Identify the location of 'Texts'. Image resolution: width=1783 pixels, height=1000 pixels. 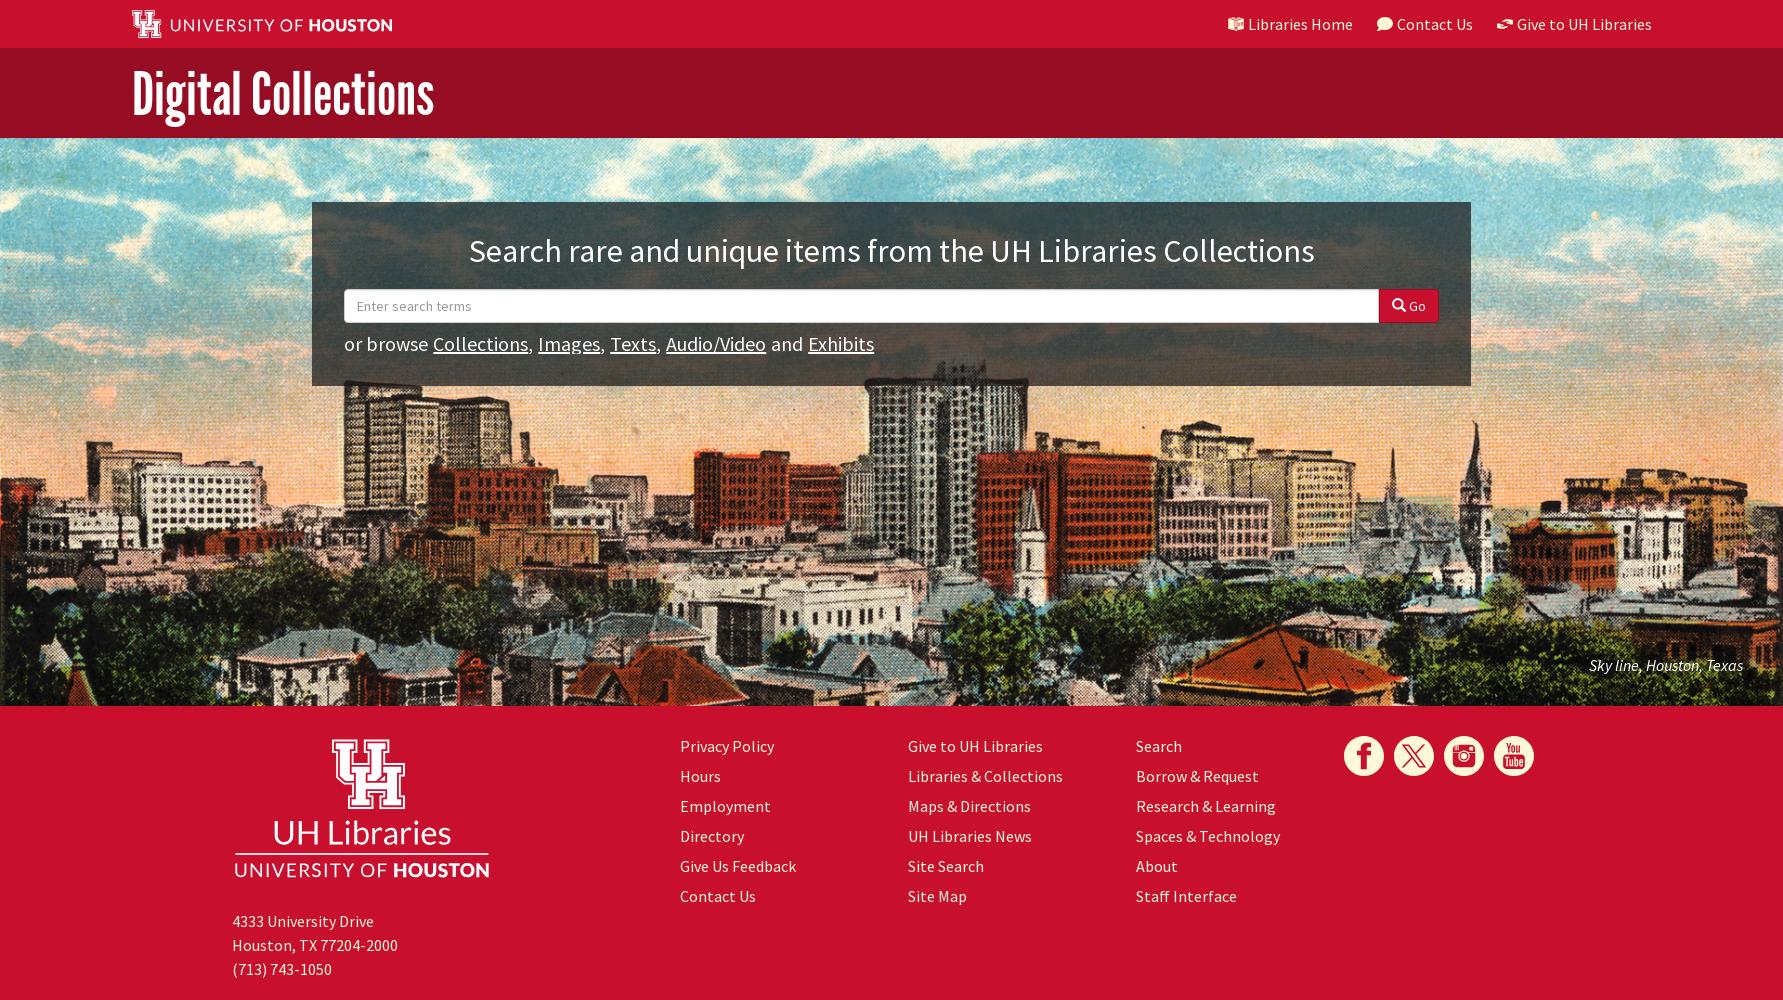
(632, 342).